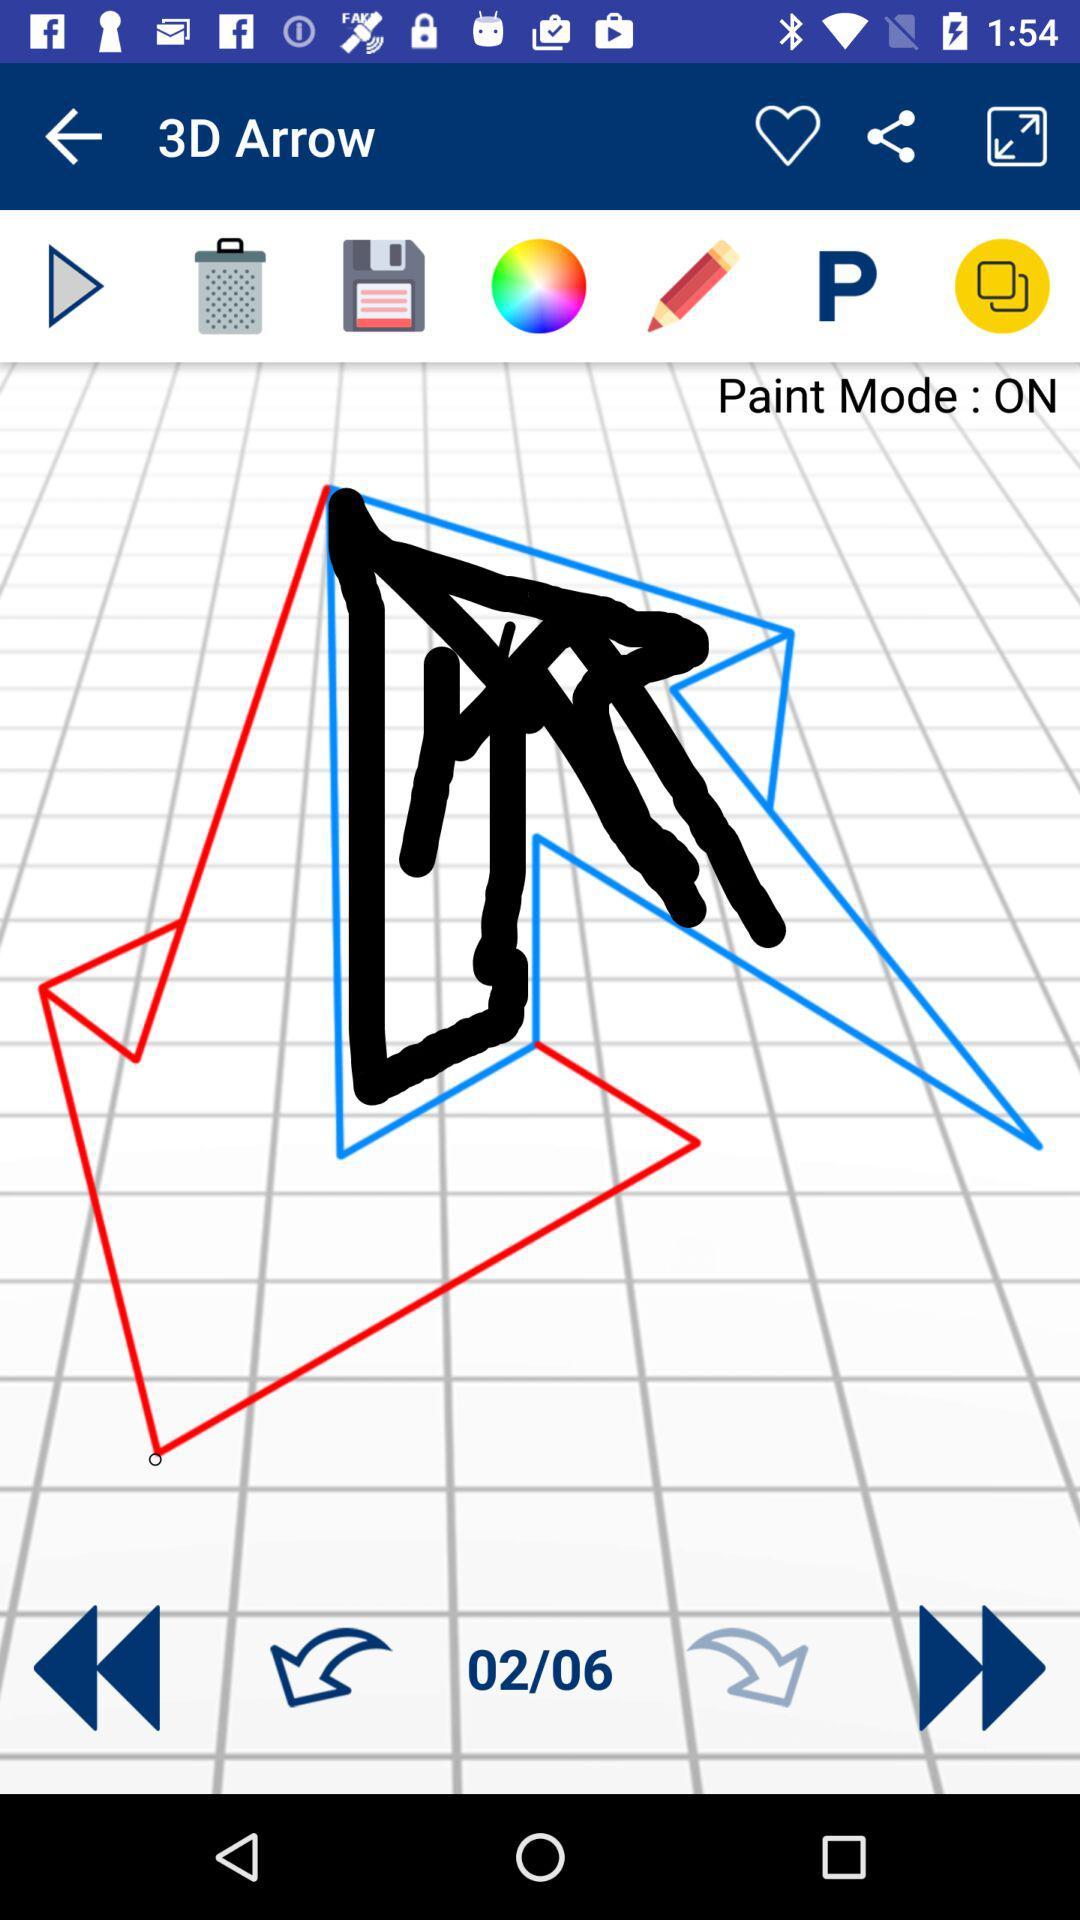 This screenshot has height=1920, width=1080. I want to click on the undo icon, so click(330, 1668).